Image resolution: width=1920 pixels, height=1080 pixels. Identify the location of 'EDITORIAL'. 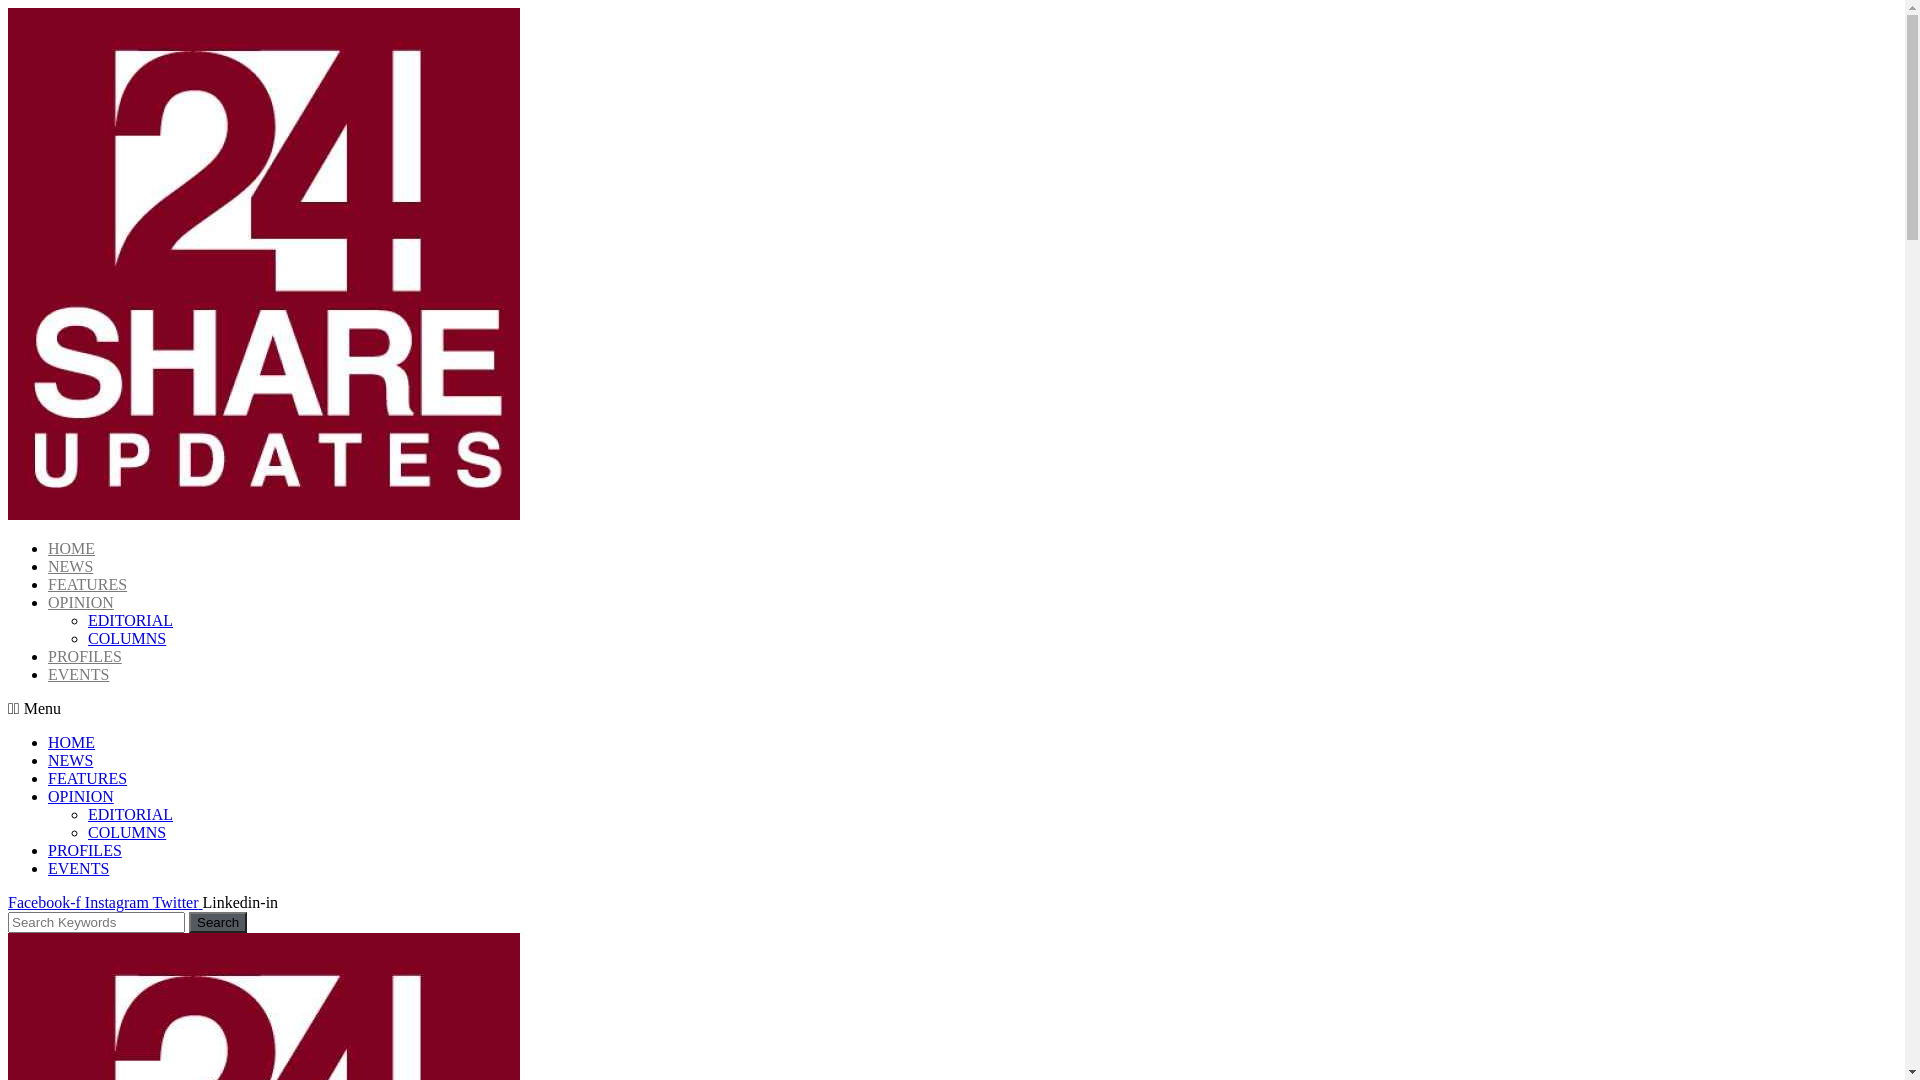
(129, 814).